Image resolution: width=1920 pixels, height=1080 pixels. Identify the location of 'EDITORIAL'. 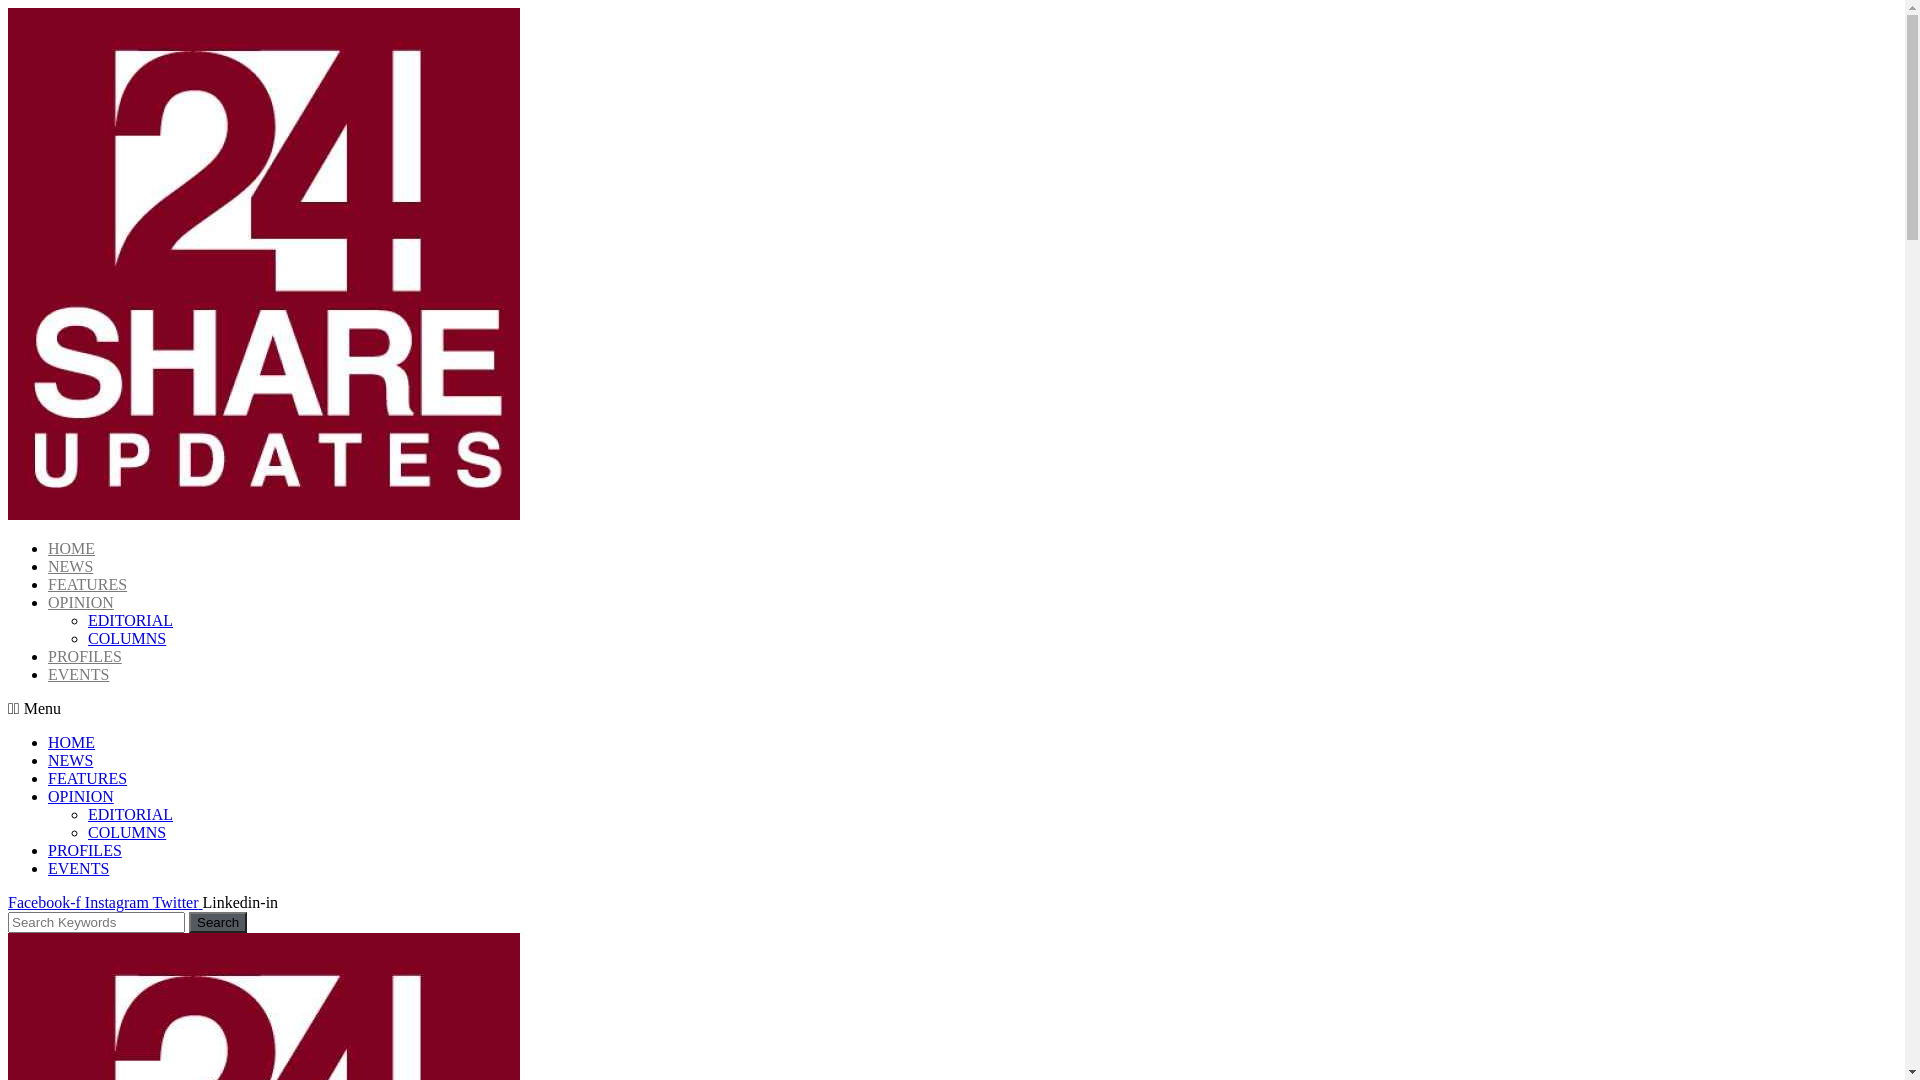
(129, 814).